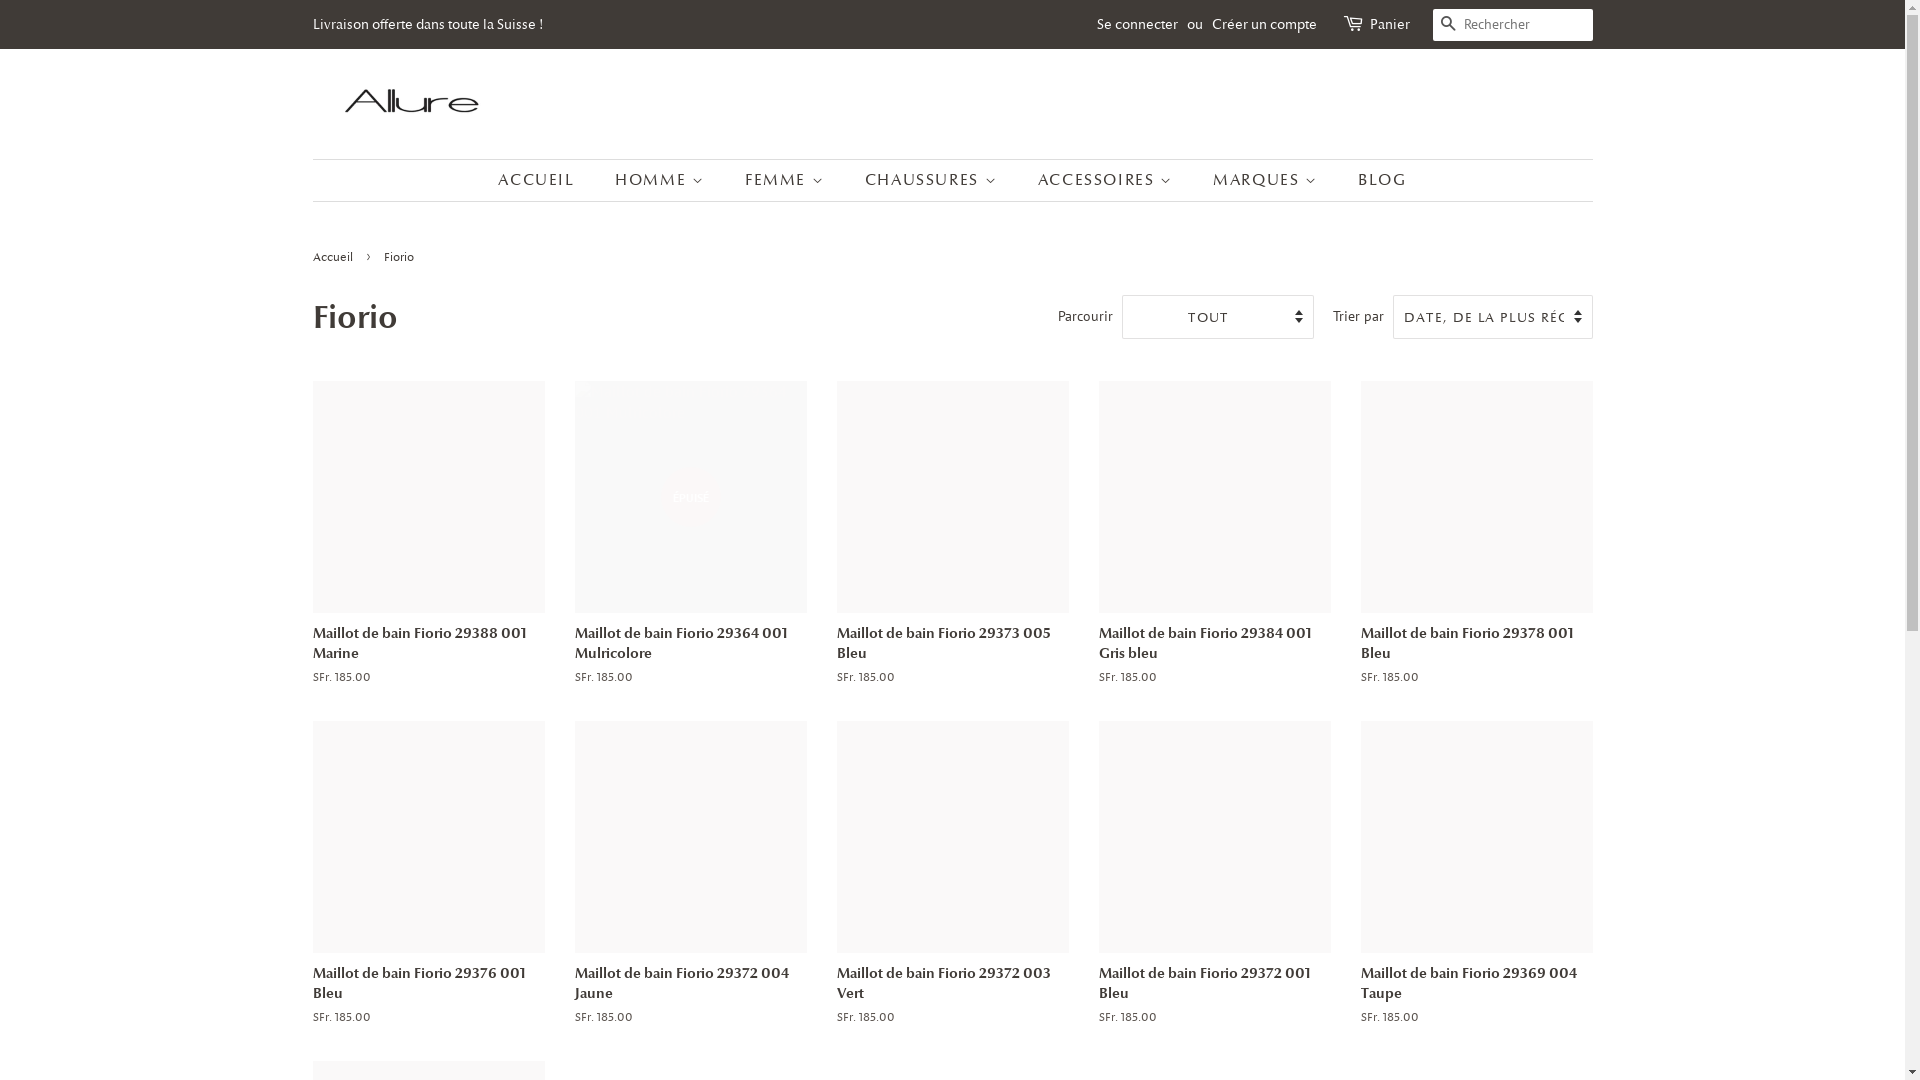 Image resolution: width=1920 pixels, height=1080 pixels. Describe the element at coordinates (1448, 25) in the screenshot. I see `'RECHERCHE'` at that location.